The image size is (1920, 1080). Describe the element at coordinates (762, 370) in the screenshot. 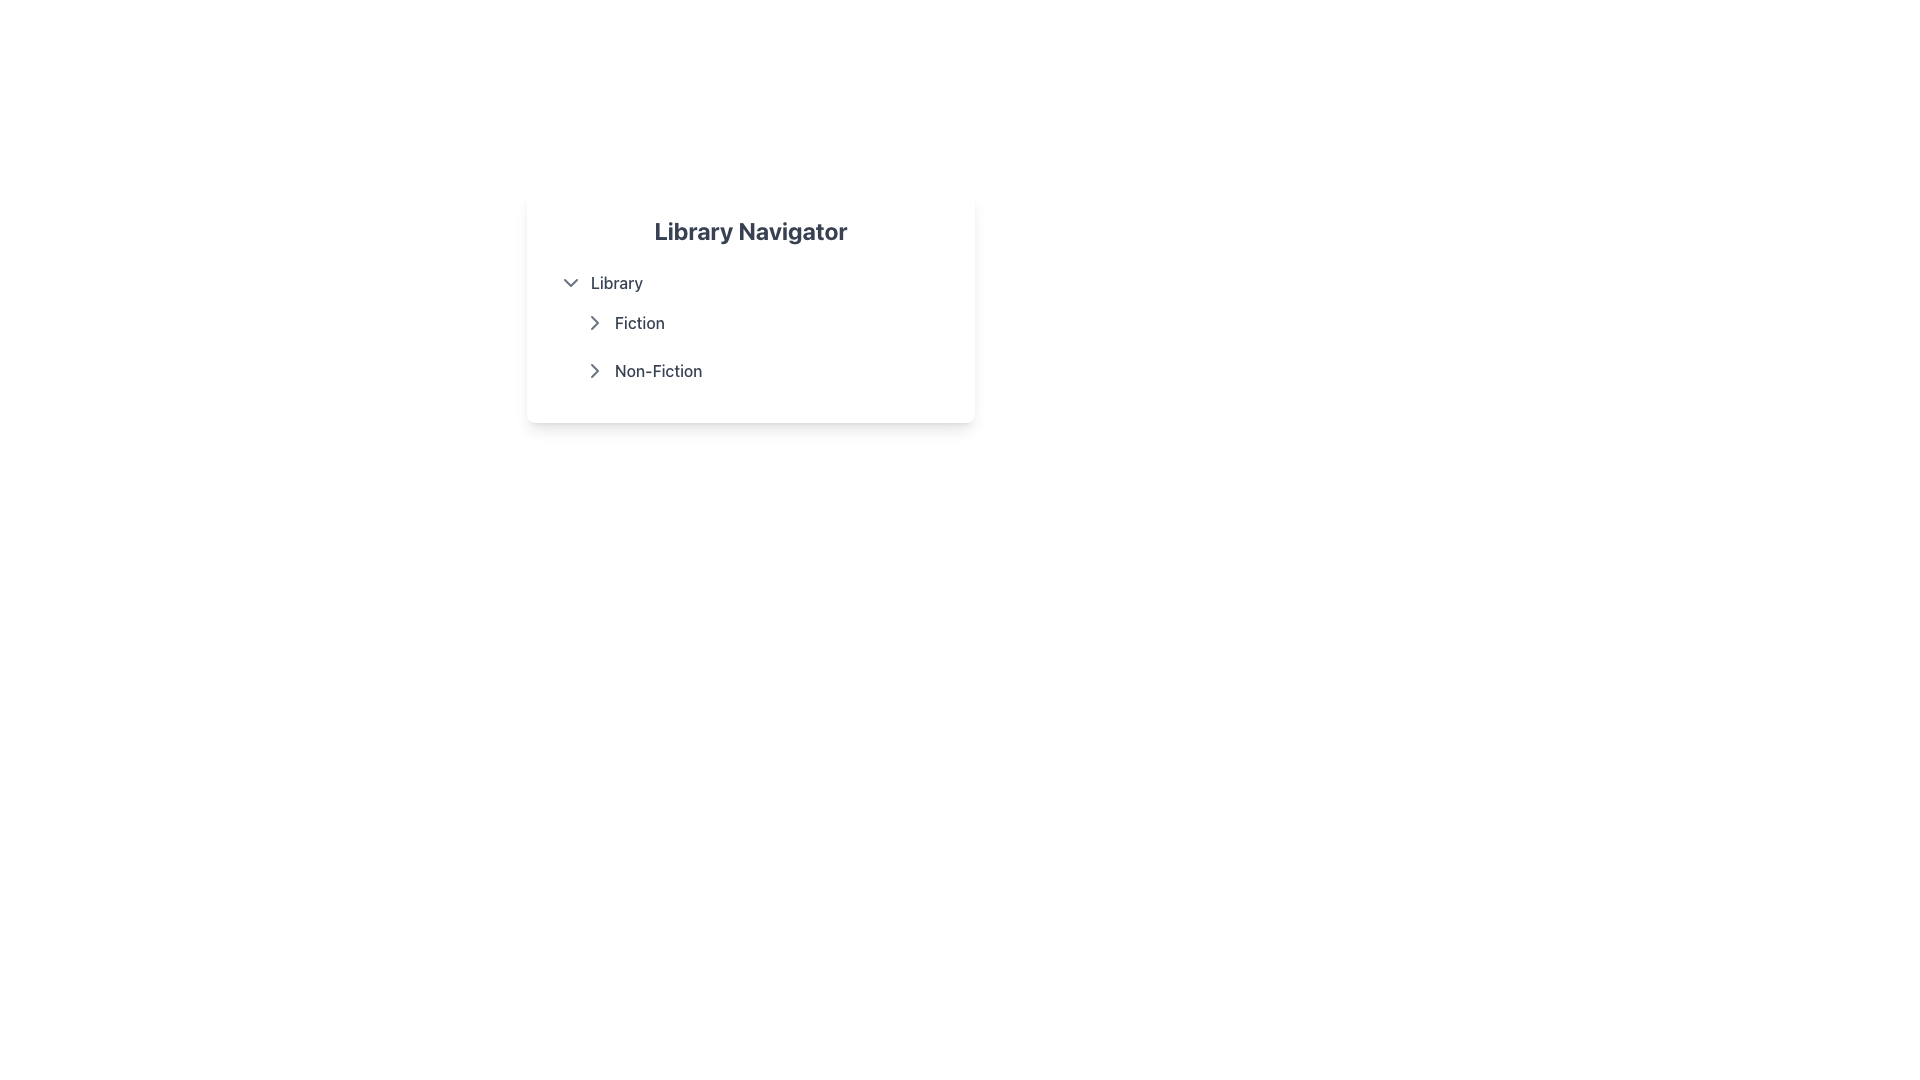

I see `the 'Non-Fiction' menu item located under the 'Library Navigator' panel` at that location.